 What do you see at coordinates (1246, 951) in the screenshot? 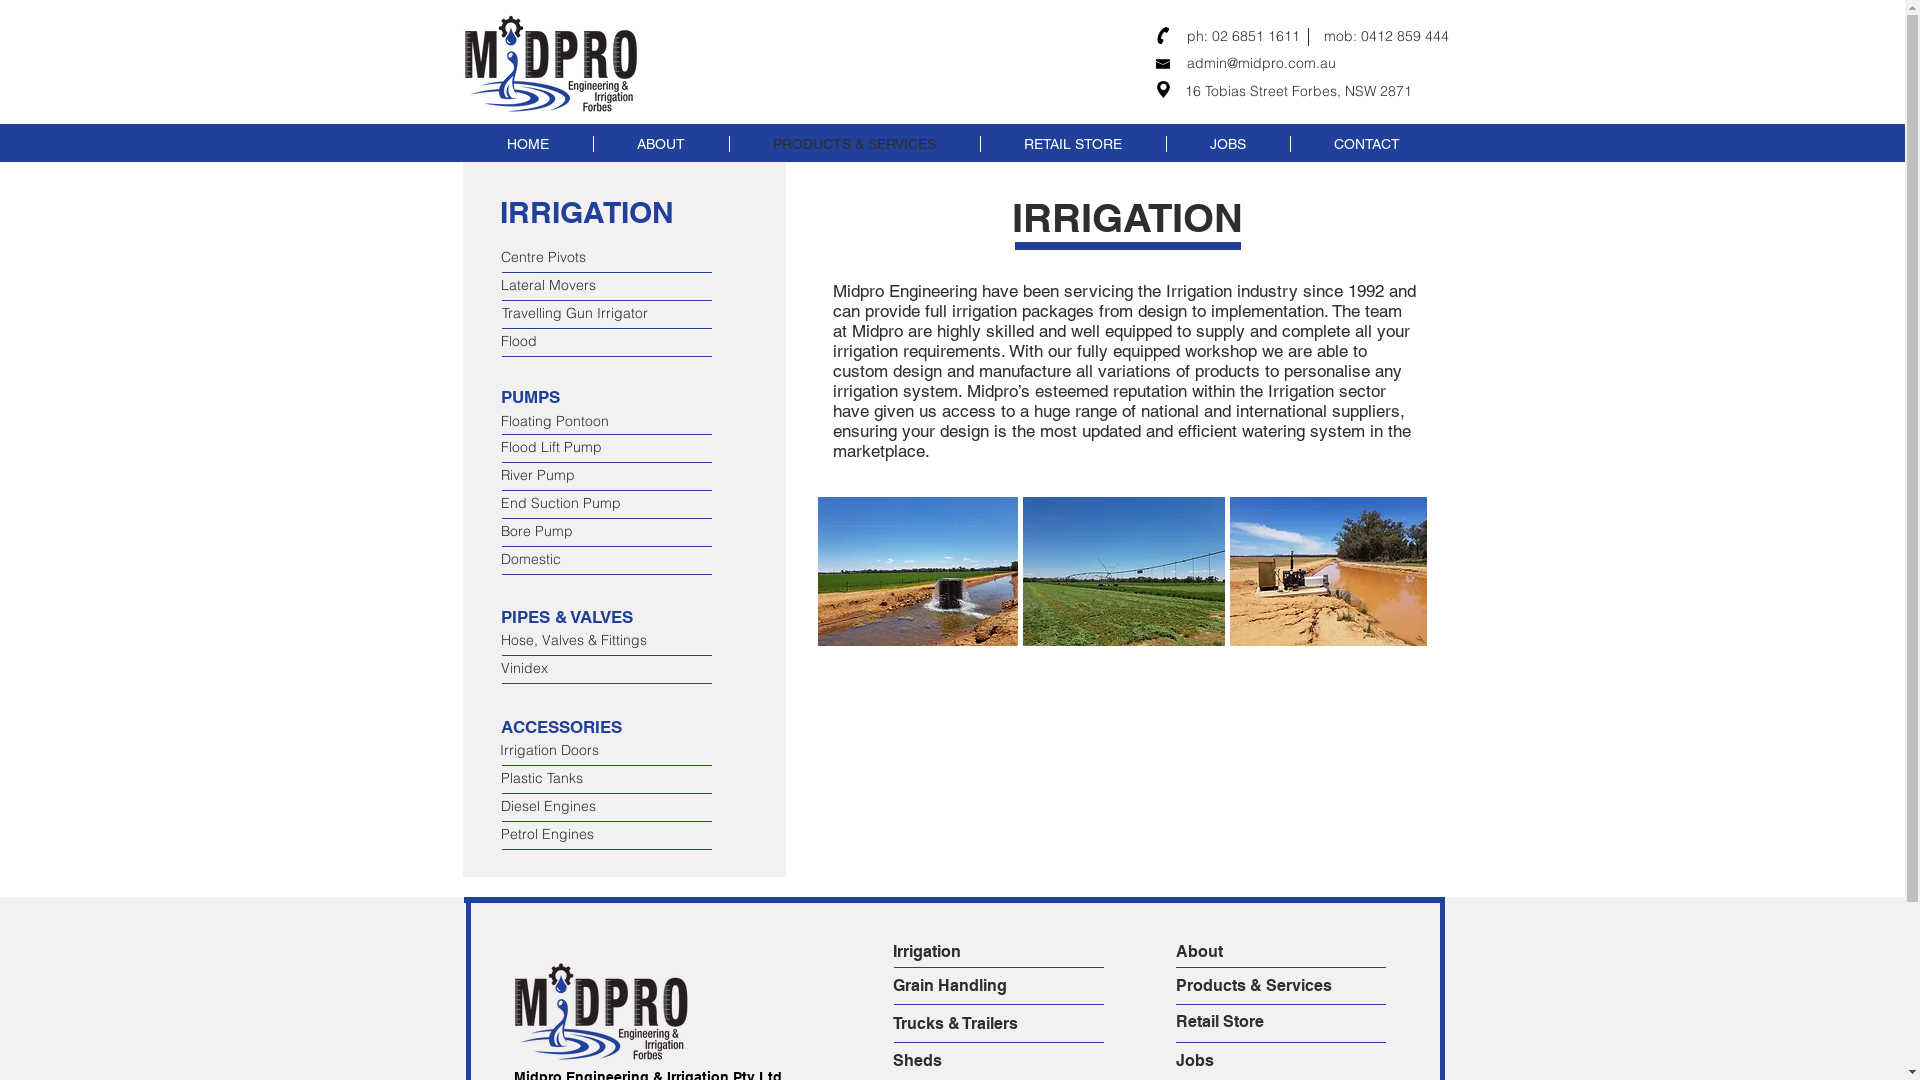
I see `'About'` at bounding box center [1246, 951].